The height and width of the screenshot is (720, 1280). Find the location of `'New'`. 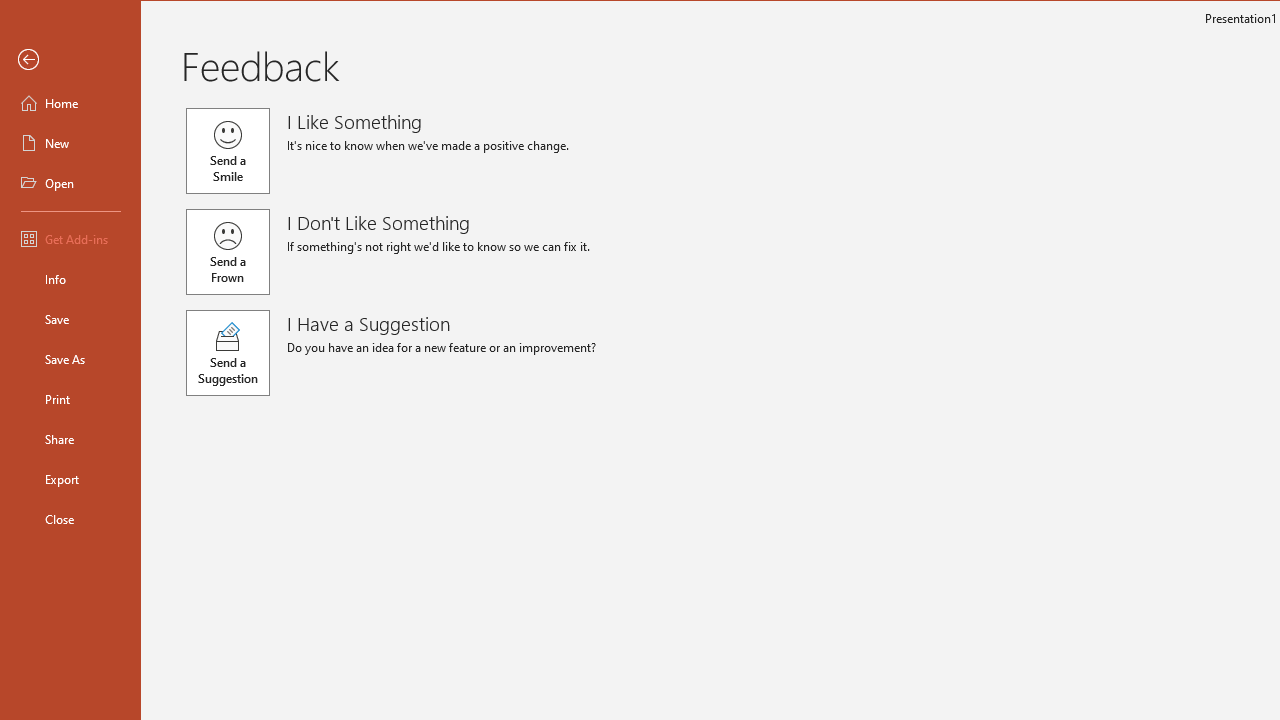

'New' is located at coordinates (71, 141).